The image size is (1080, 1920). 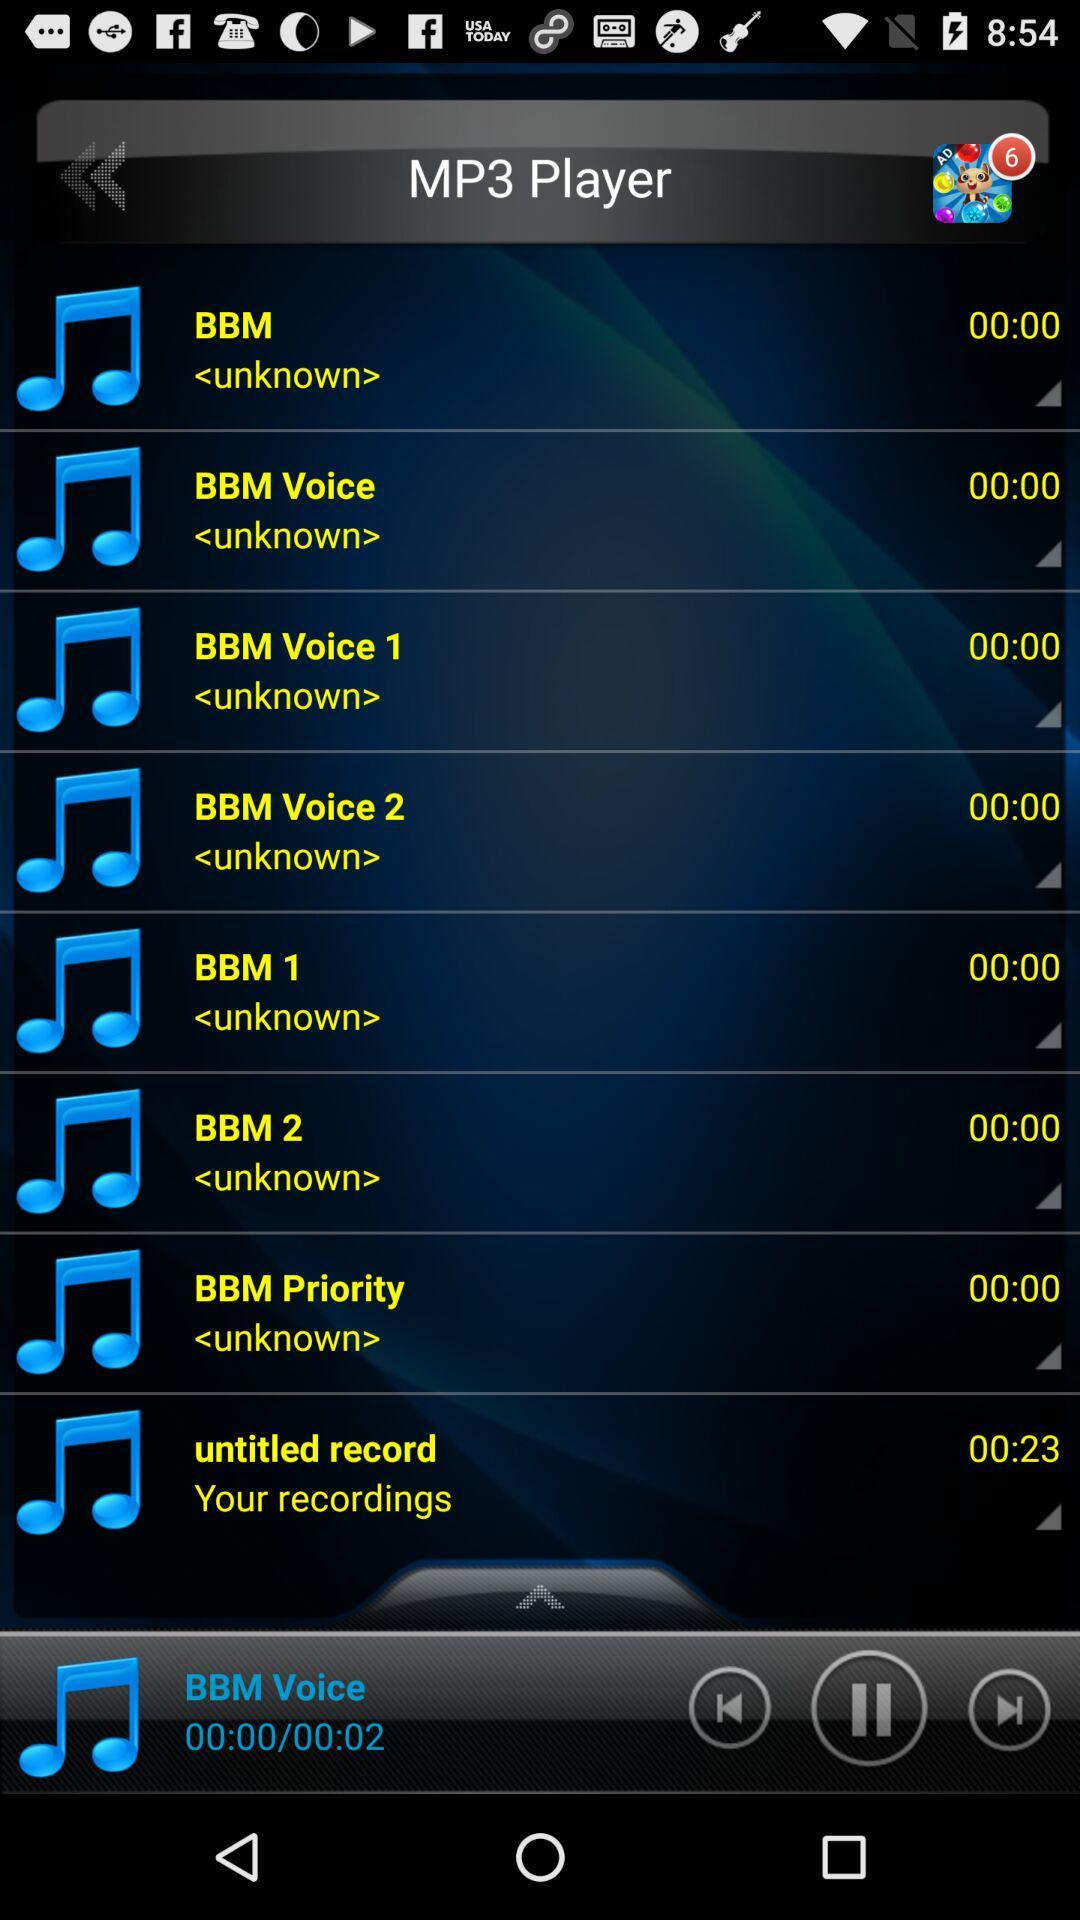 What do you see at coordinates (315, 1447) in the screenshot?
I see `the app to the left of 00:23` at bounding box center [315, 1447].